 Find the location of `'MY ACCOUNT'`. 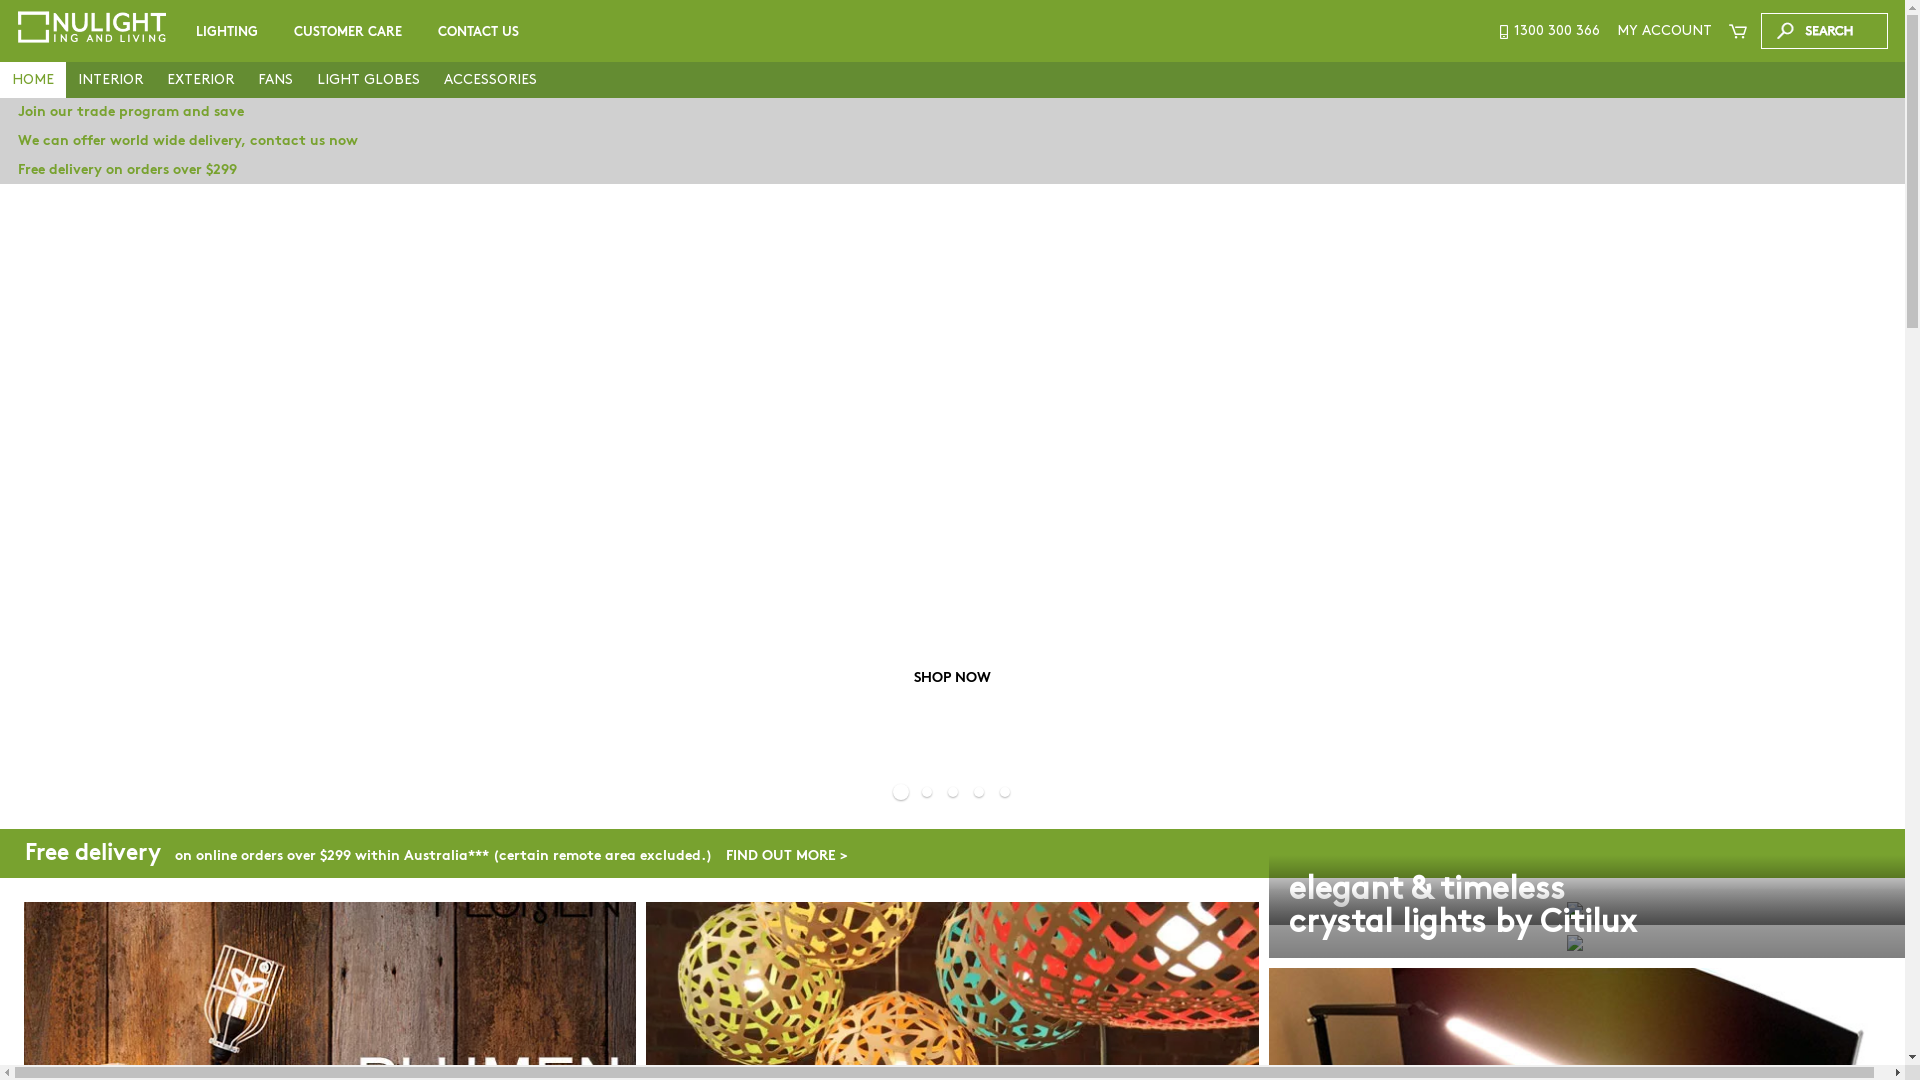

'MY ACCOUNT' is located at coordinates (1609, 30).